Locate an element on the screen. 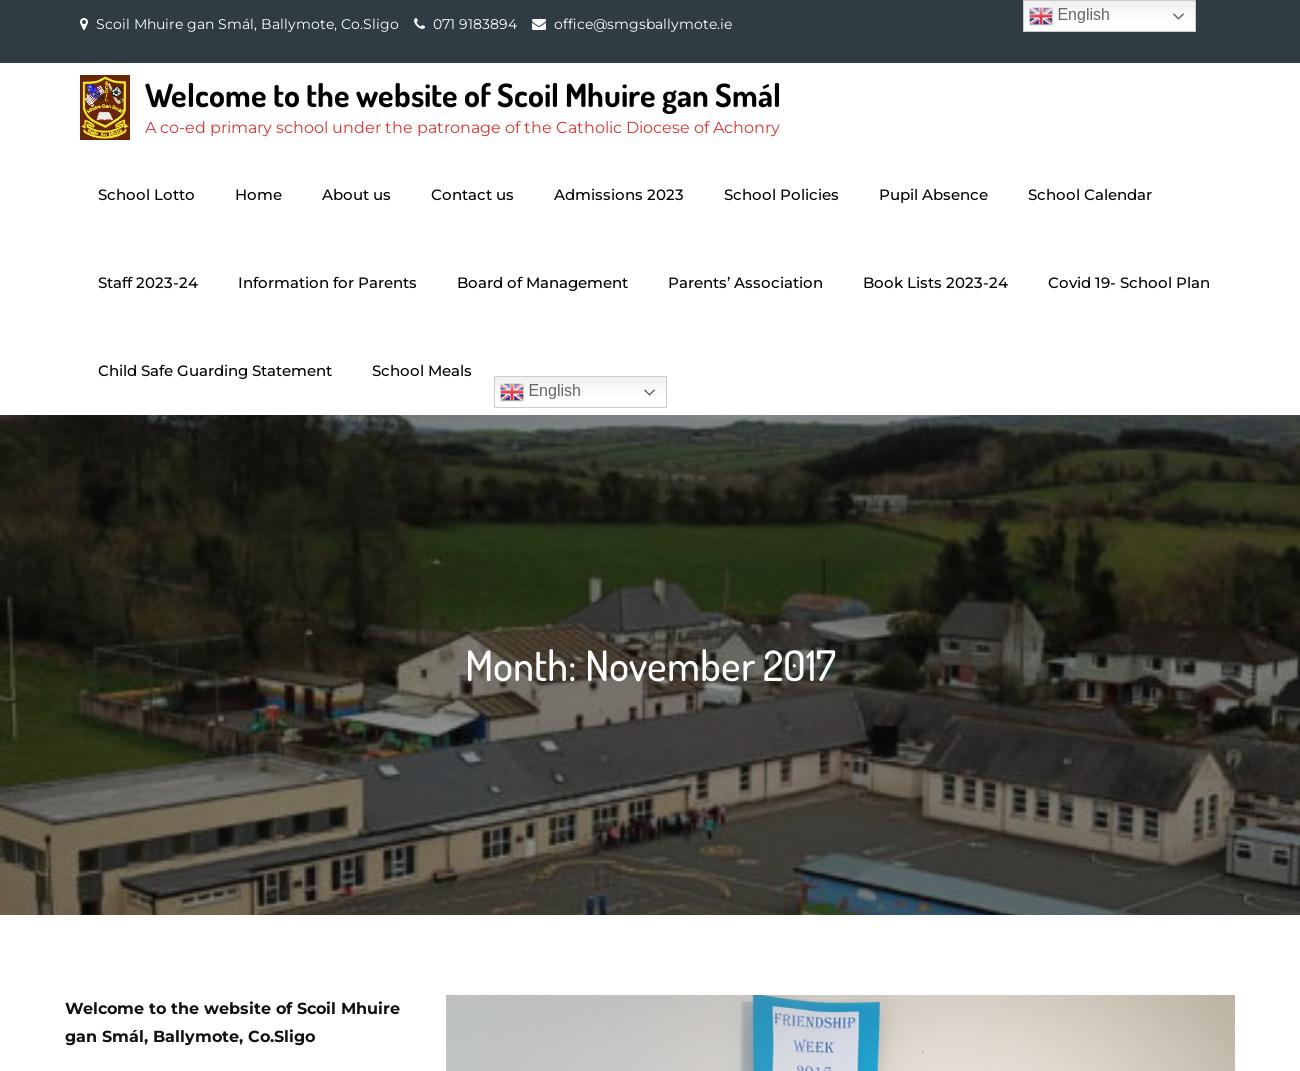 The height and width of the screenshot is (1071, 1300). 'Parents’ Association' is located at coordinates (745, 282).